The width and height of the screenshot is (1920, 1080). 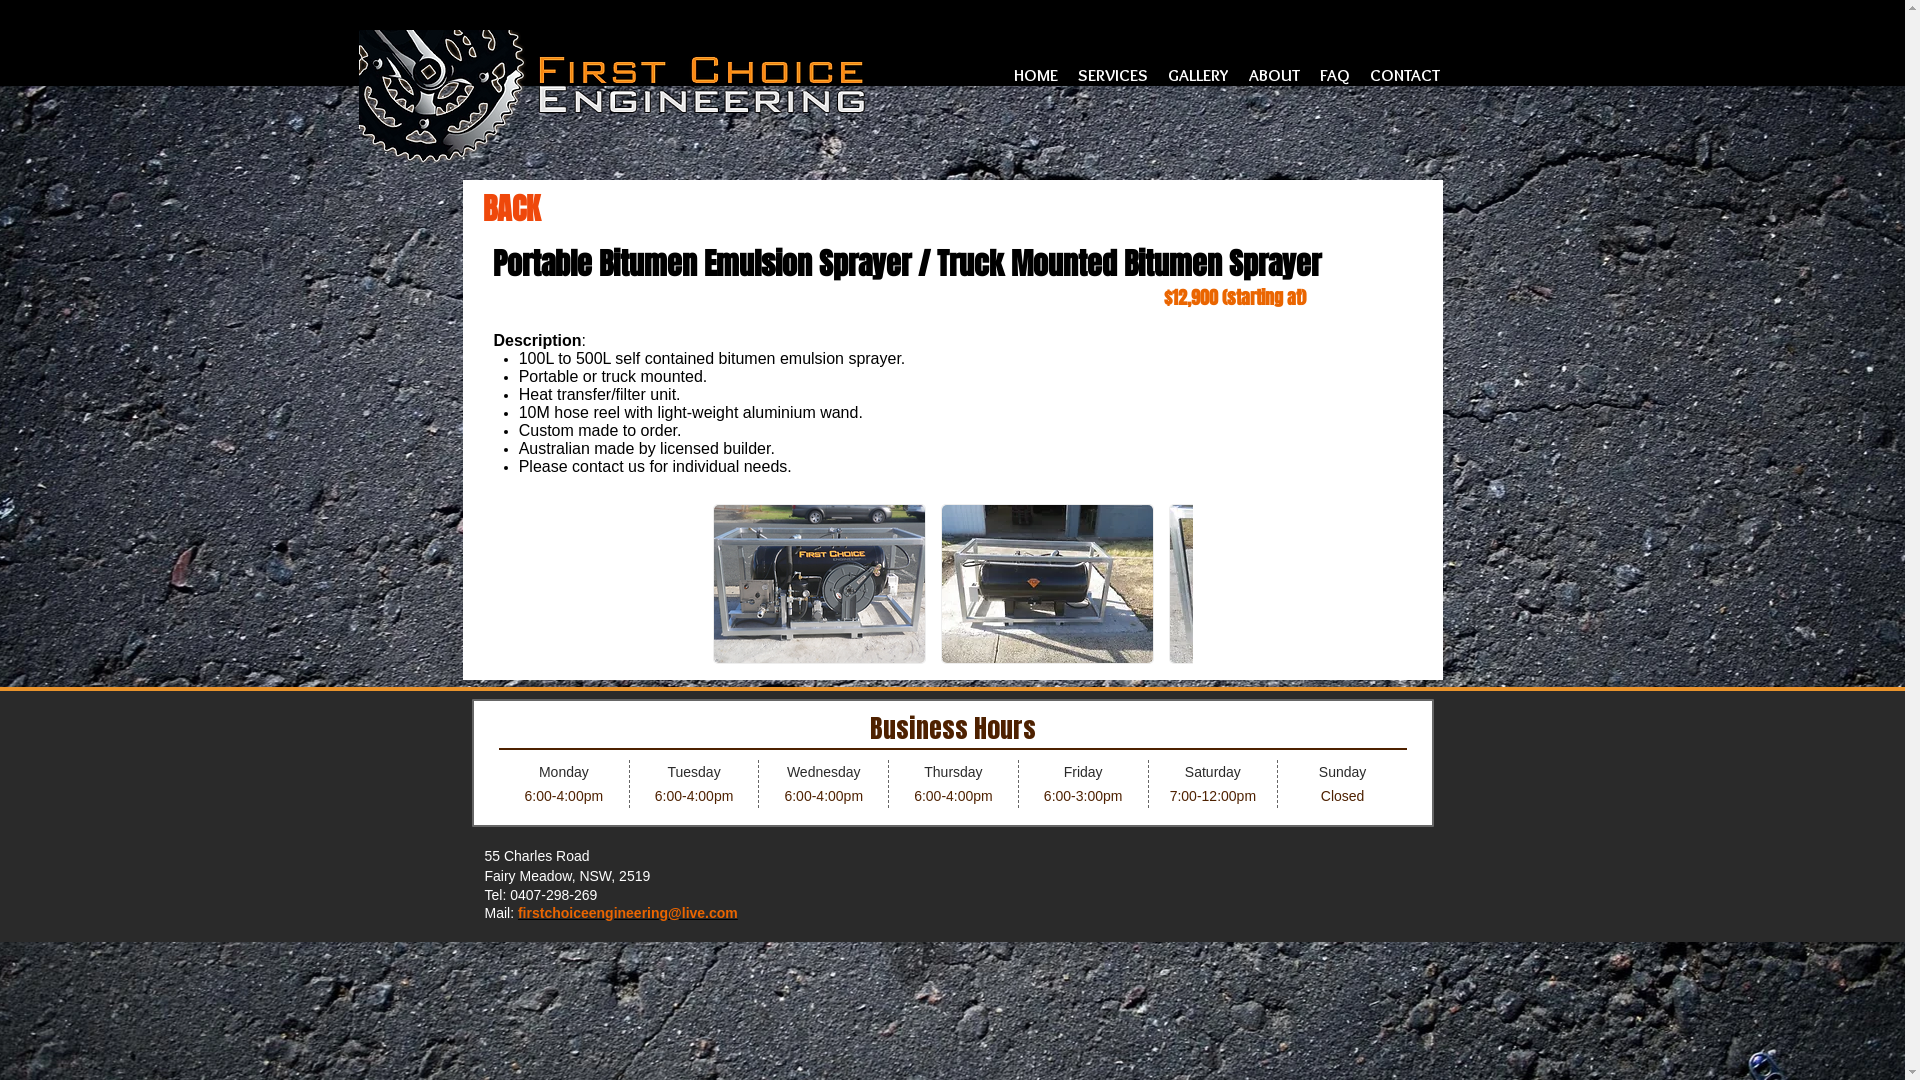 What do you see at coordinates (1003, 73) in the screenshot?
I see `'HOME'` at bounding box center [1003, 73].